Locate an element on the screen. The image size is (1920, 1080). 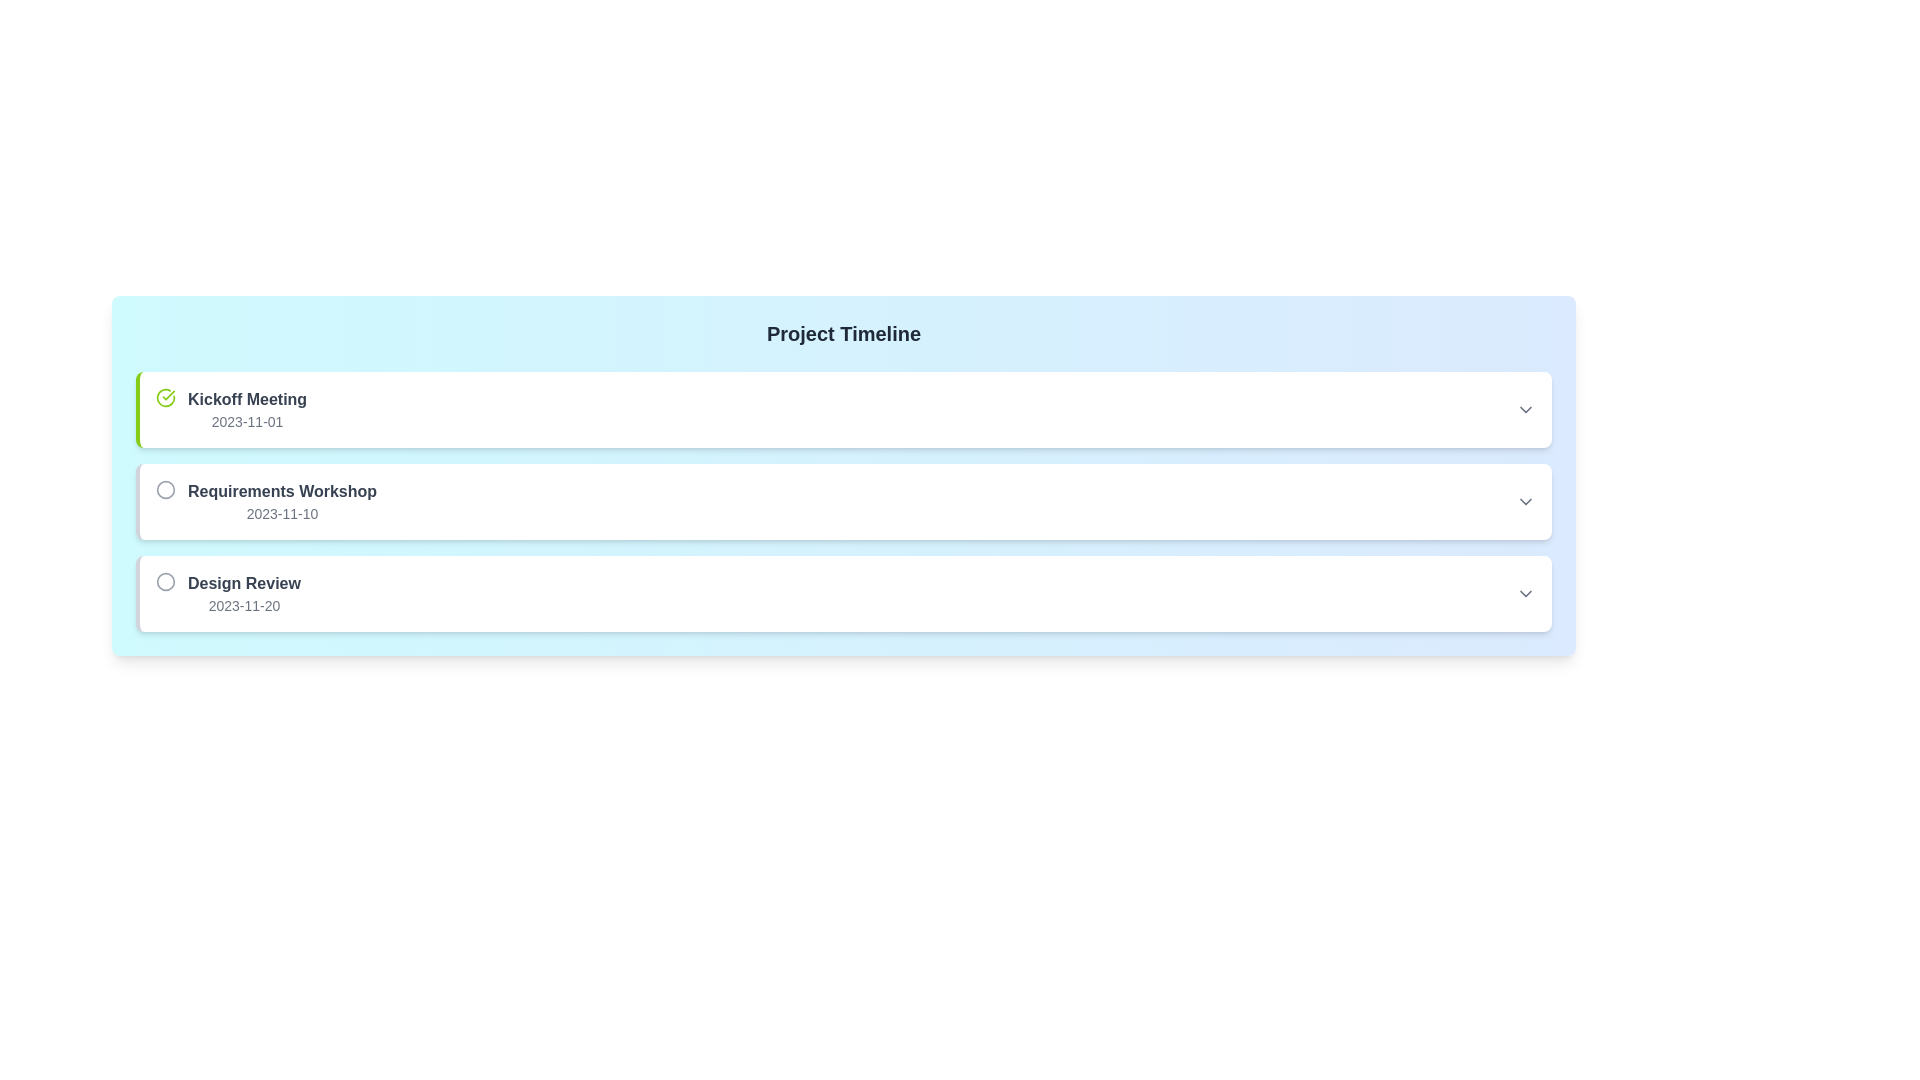
the circular icon with a checkmark in the center, styled with a lime green outline, located to the left of the text 'Kickoff Meeting' is located at coordinates (166, 397).